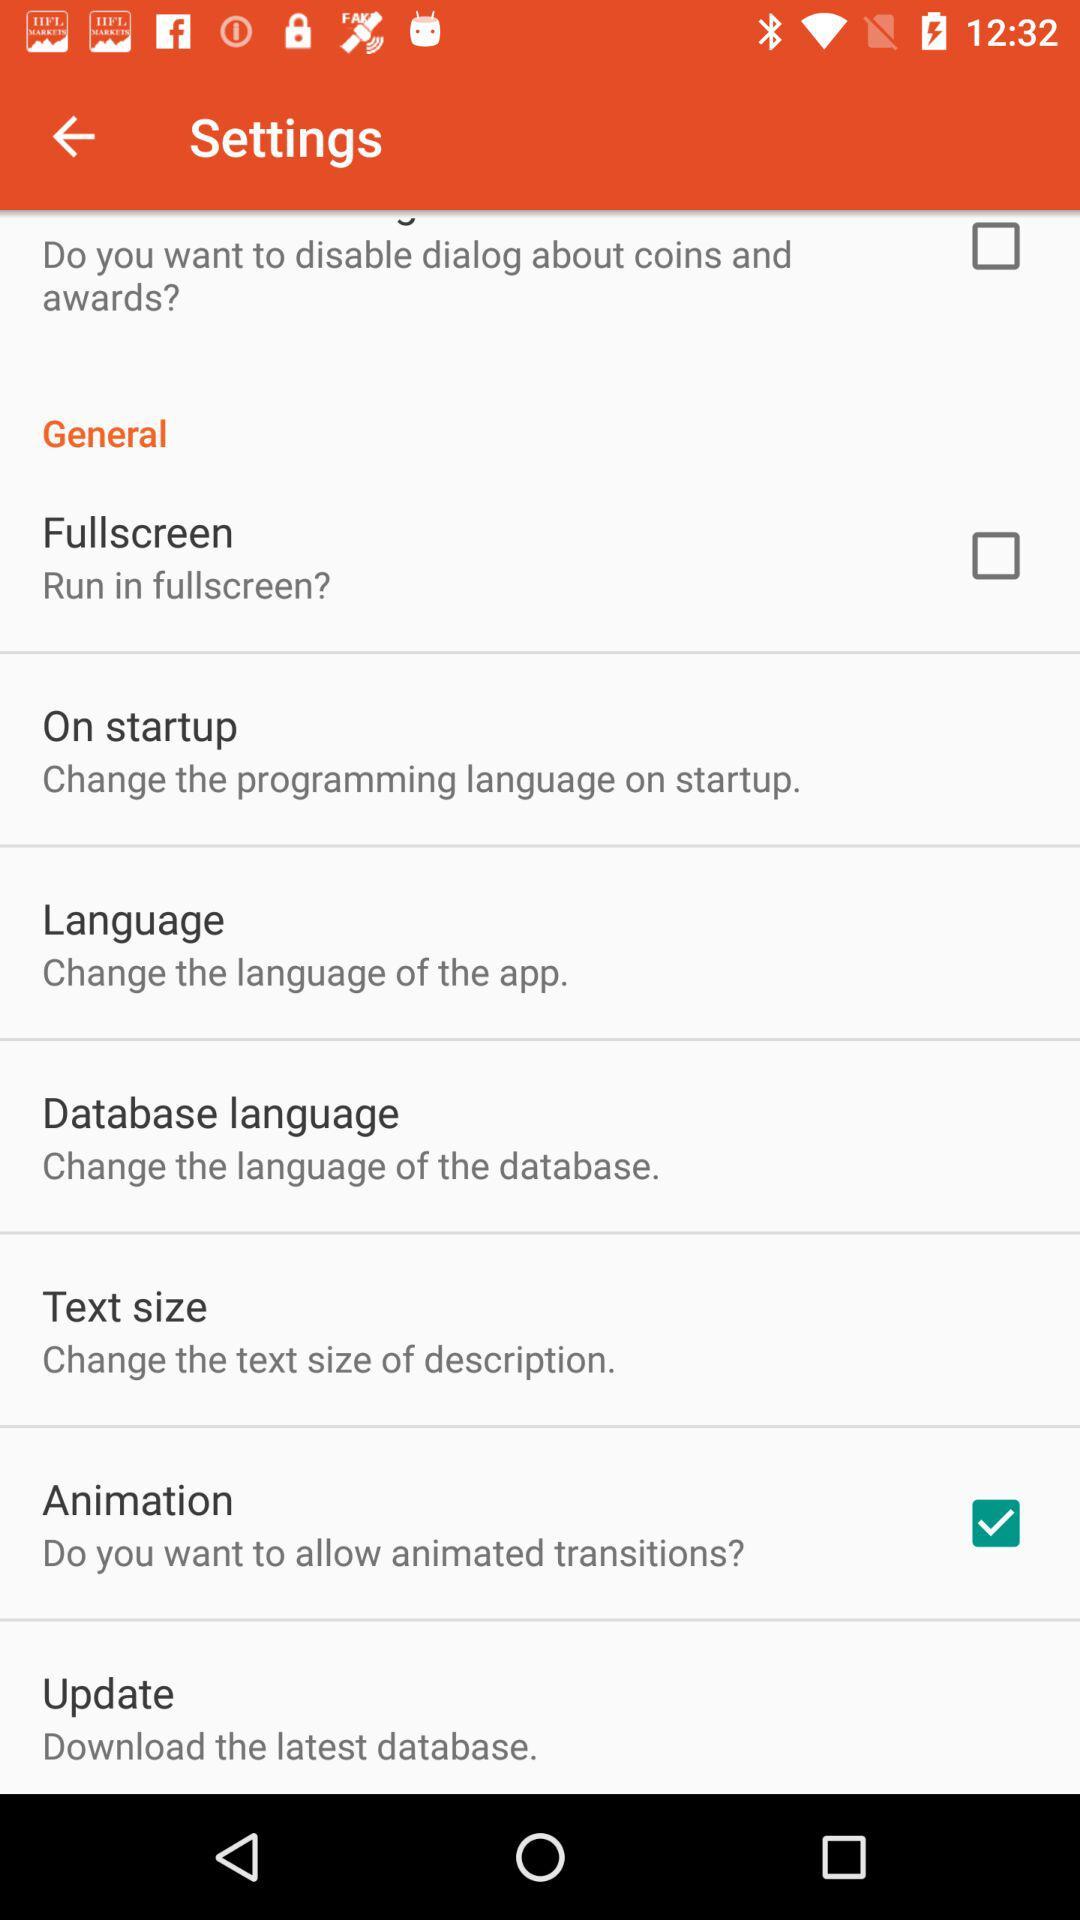  What do you see at coordinates (186, 583) in the screenshot?
I see `run in fullscreen? icon` at bounding box center [186, 583].